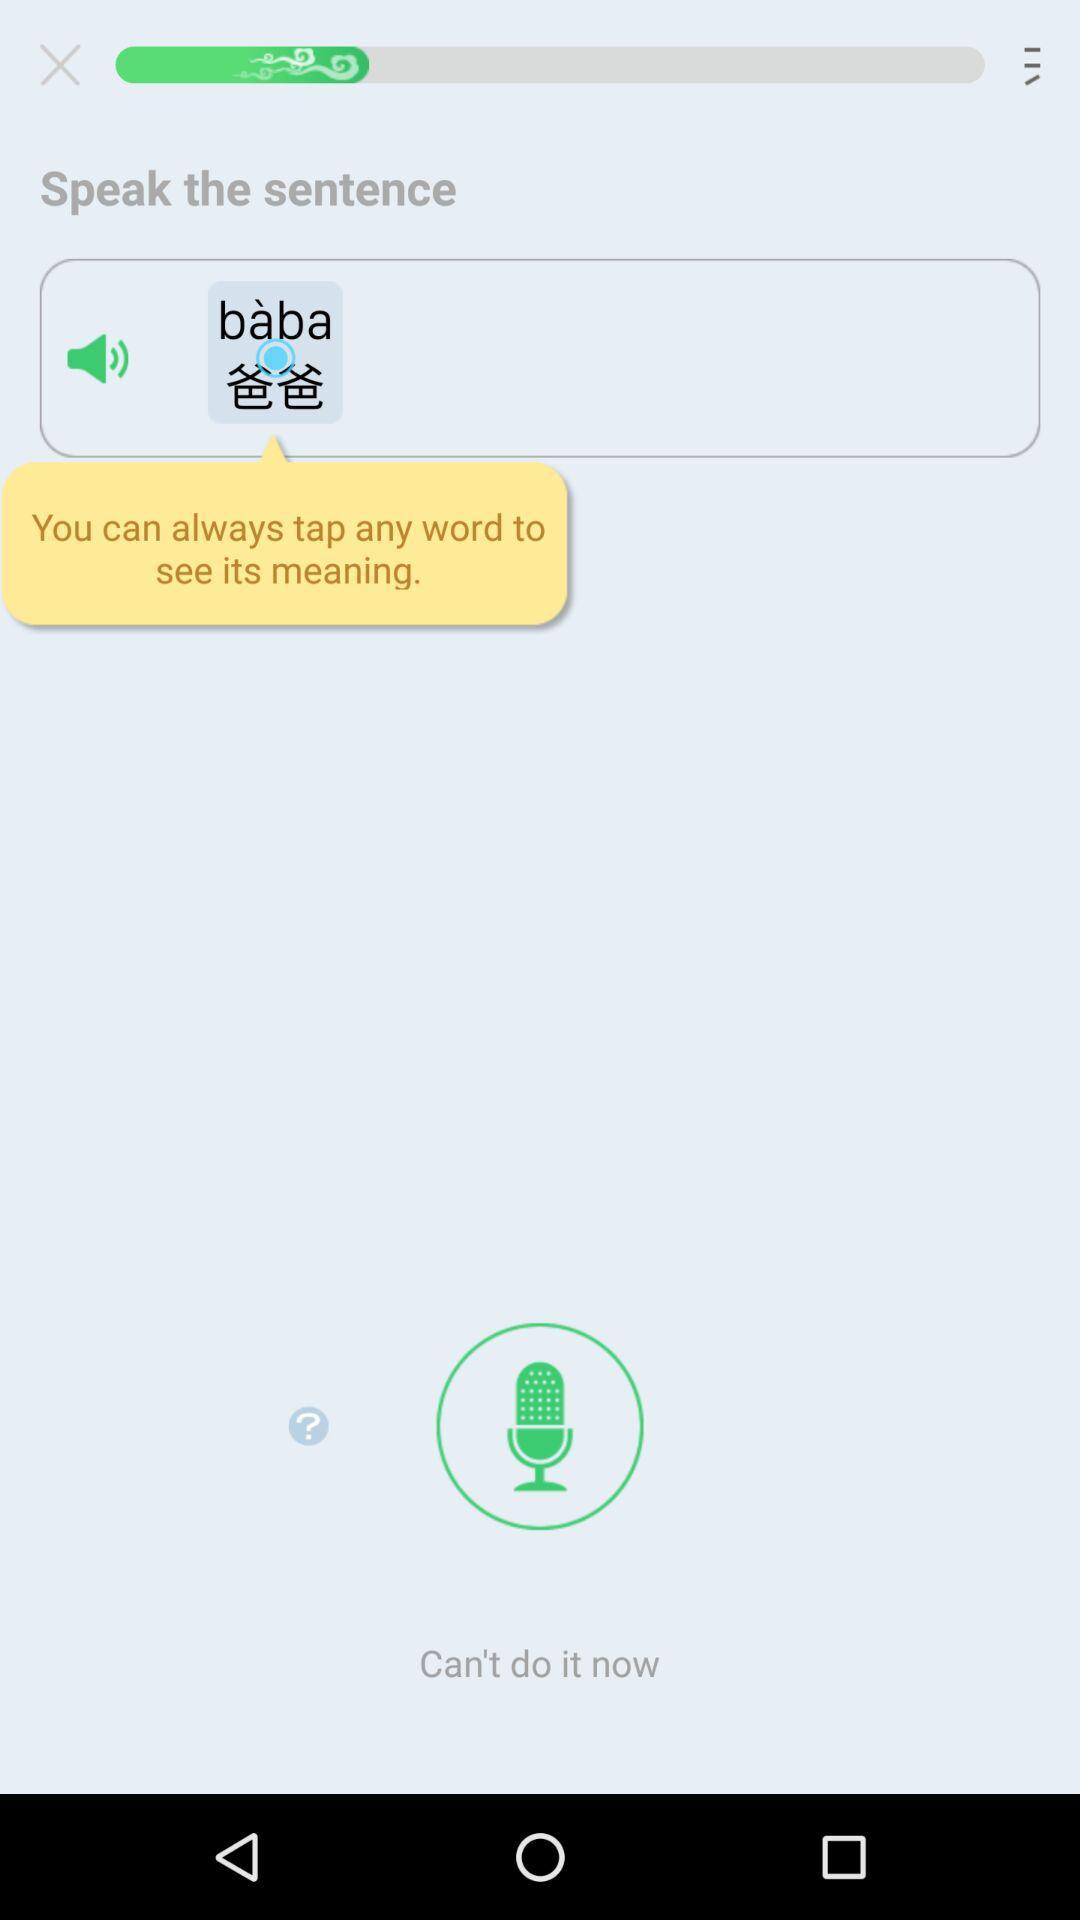  Describe the element at coordinates (540, 1425) in the screenshot. I see `mic button` at that location.